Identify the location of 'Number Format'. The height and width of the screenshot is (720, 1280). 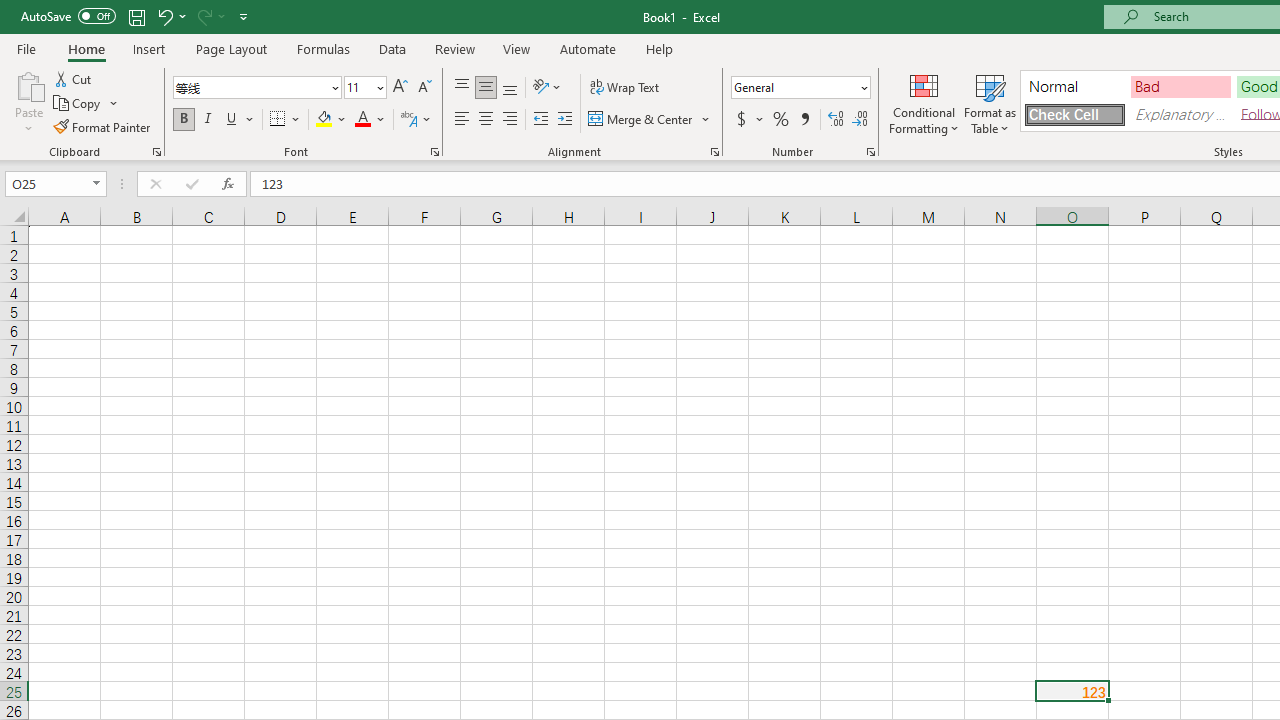
(793, 86).